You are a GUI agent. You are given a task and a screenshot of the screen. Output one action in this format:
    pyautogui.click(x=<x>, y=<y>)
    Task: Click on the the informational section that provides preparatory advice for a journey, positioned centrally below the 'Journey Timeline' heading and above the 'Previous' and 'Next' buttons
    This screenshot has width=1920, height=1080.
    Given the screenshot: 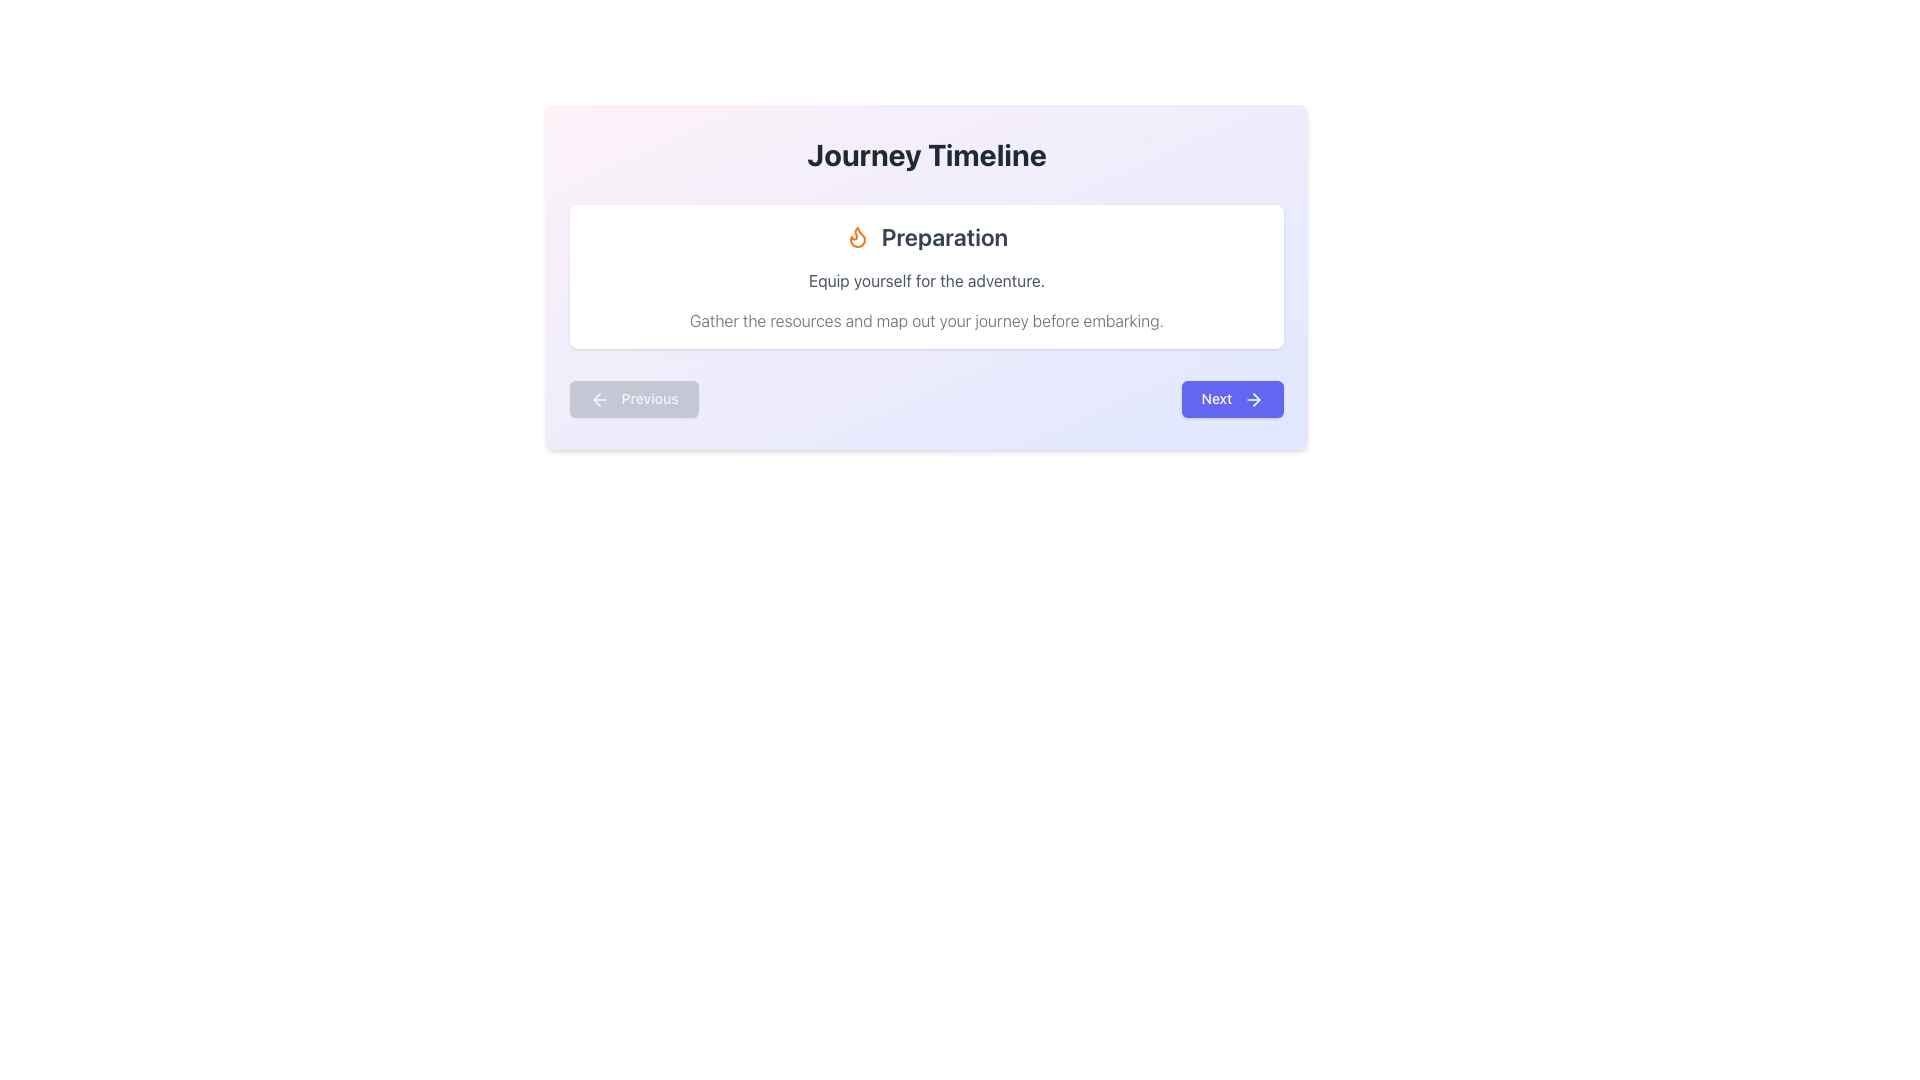 What is the action you would take?
    pyautogui.click(x=925, y=277)
    